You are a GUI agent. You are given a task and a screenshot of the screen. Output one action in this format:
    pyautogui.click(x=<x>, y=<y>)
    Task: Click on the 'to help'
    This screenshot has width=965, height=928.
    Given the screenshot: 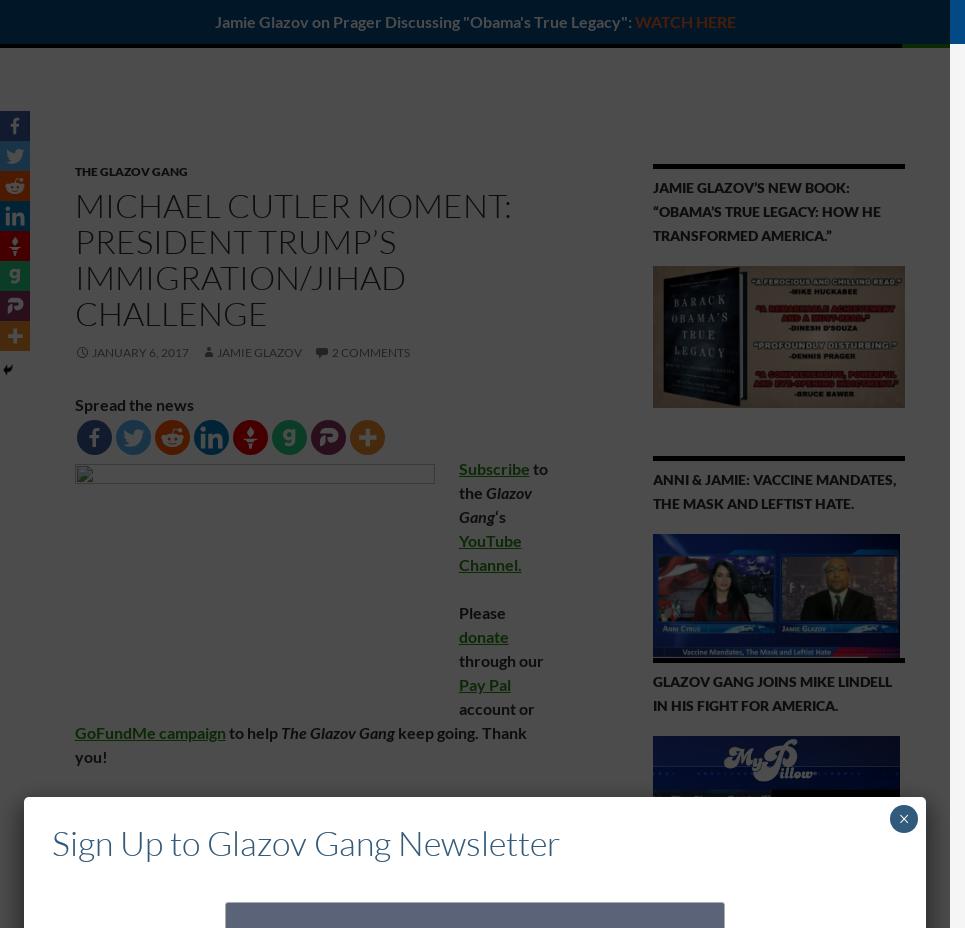 What is the action you would take?
    pyautogui.click(x=252, y=731)
    